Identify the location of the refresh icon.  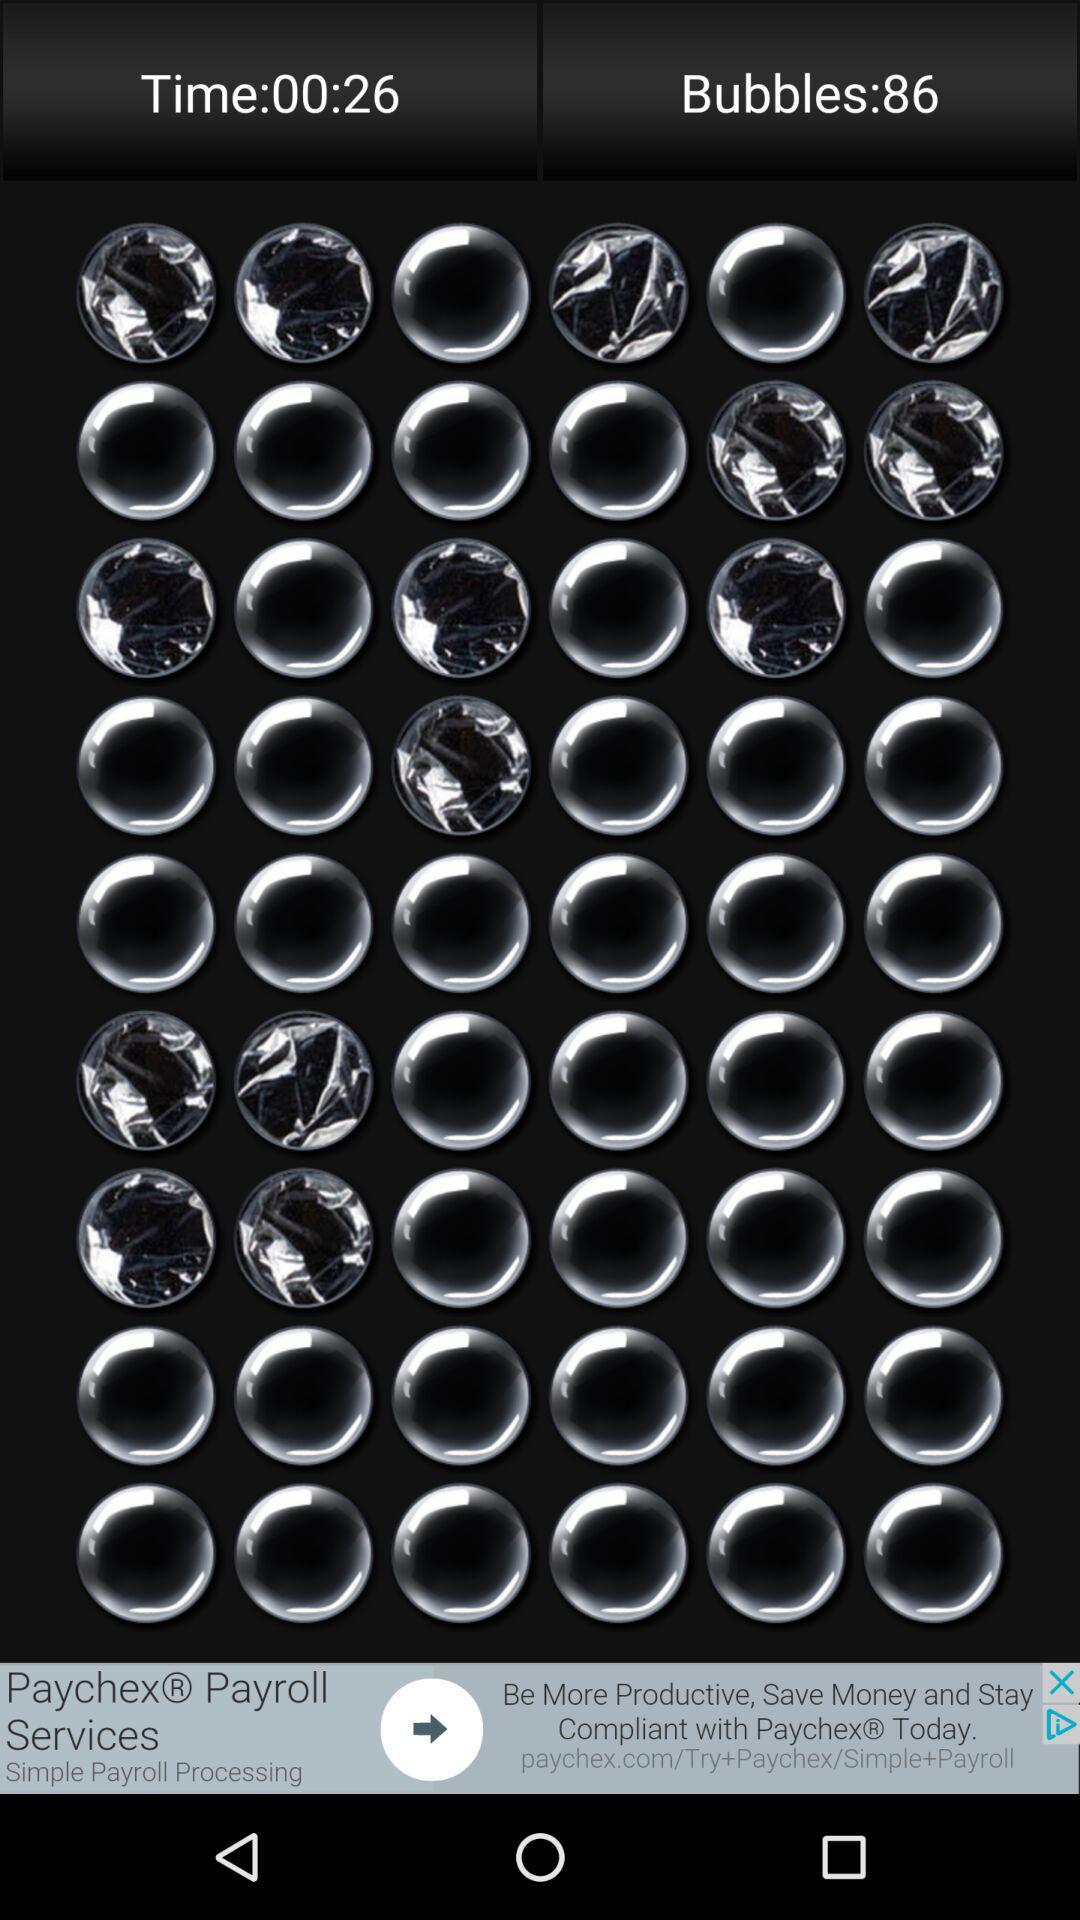
(145, 988).